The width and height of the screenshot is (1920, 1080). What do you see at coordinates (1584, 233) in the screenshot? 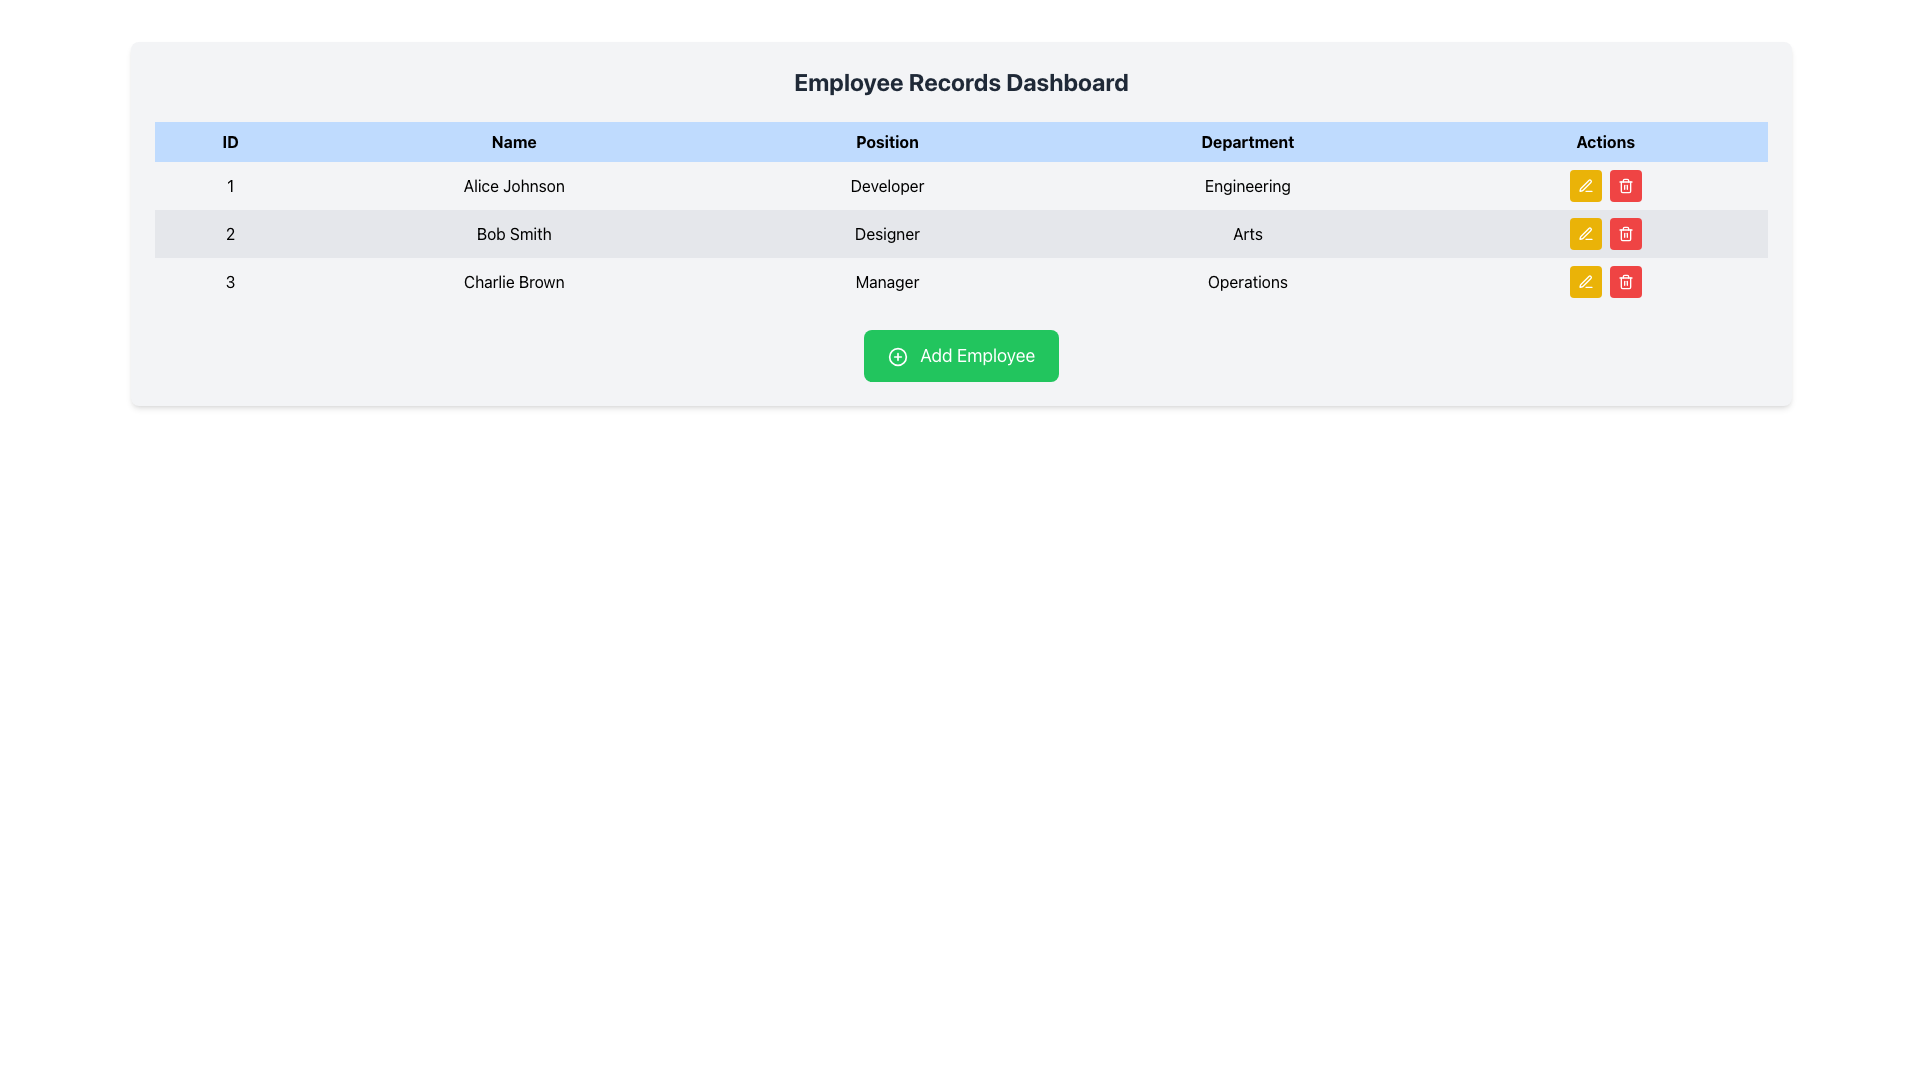
I see `the pen icon within the yellow button located in the Actions column of Bob Smith's row` at bounding box center [1584, 233].